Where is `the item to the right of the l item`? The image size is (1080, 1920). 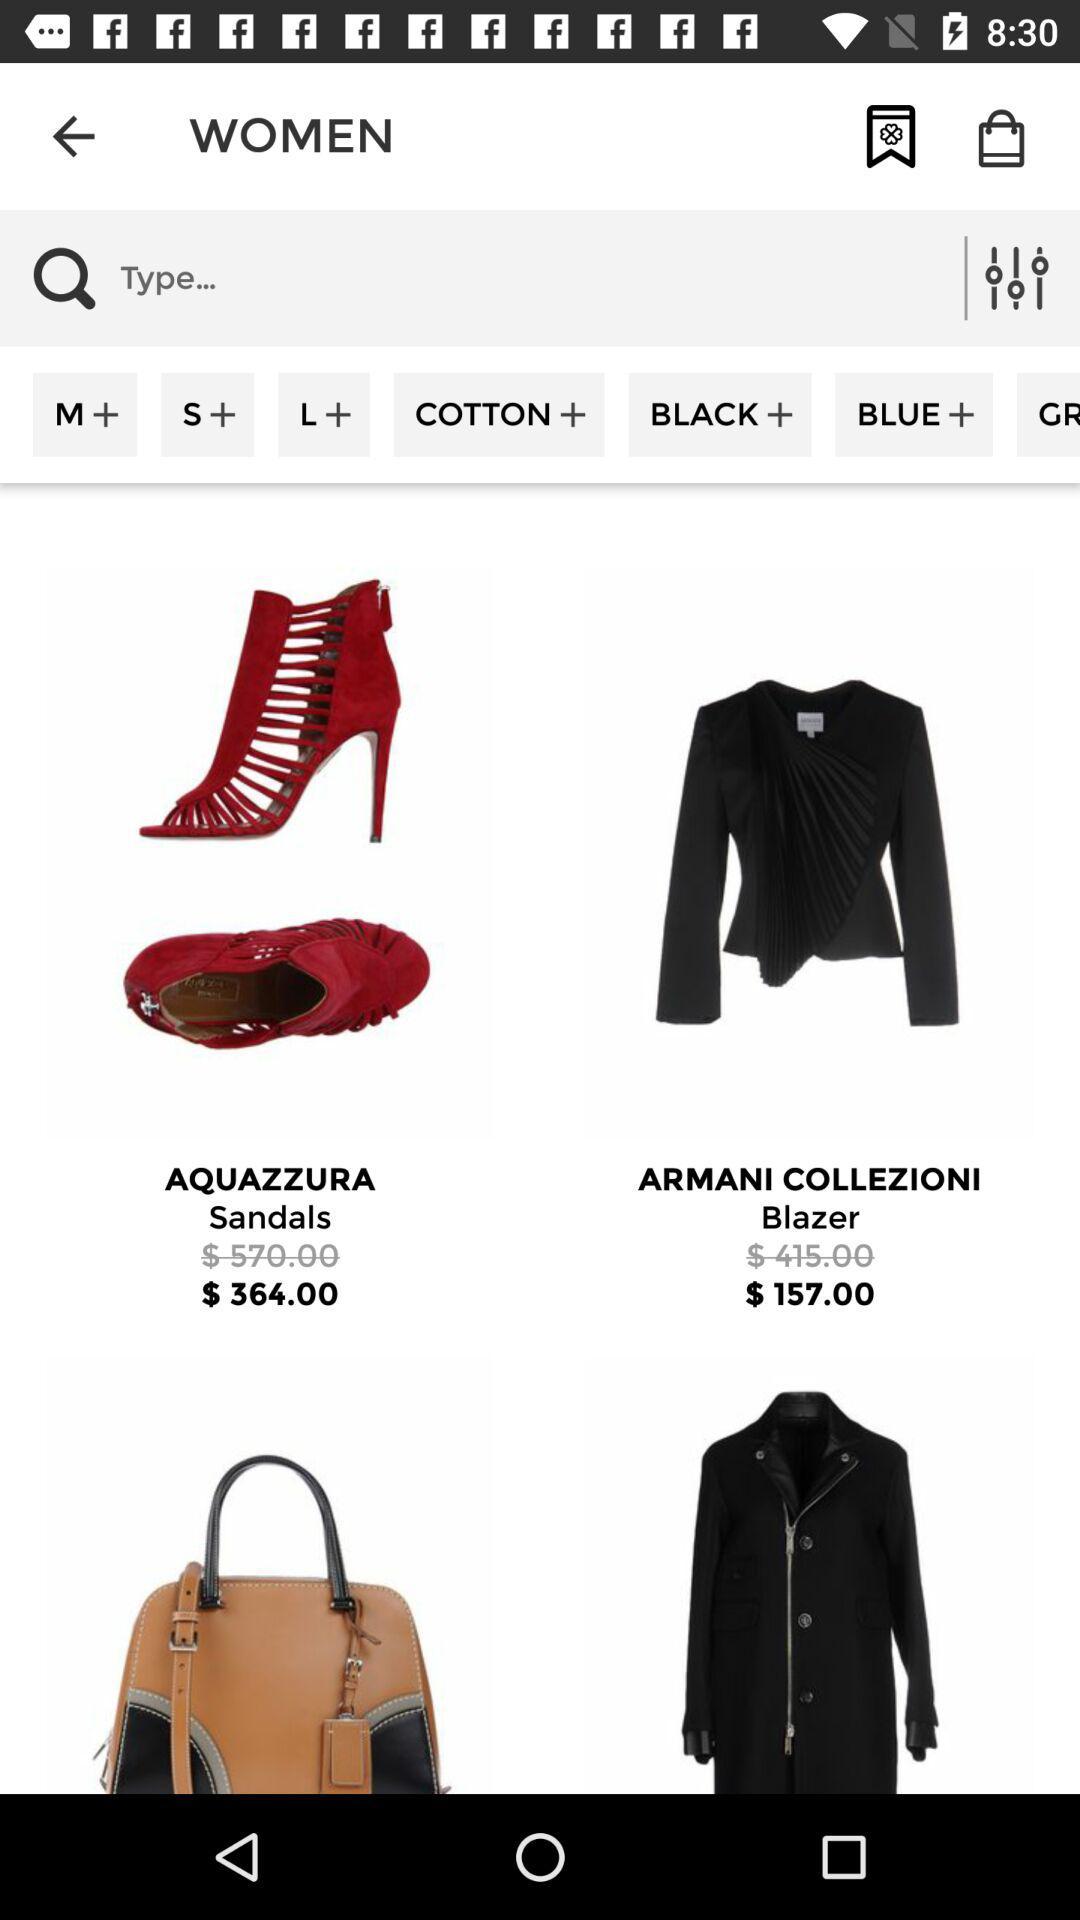
the item to the right of the l item is located at coordinates (498, 413).